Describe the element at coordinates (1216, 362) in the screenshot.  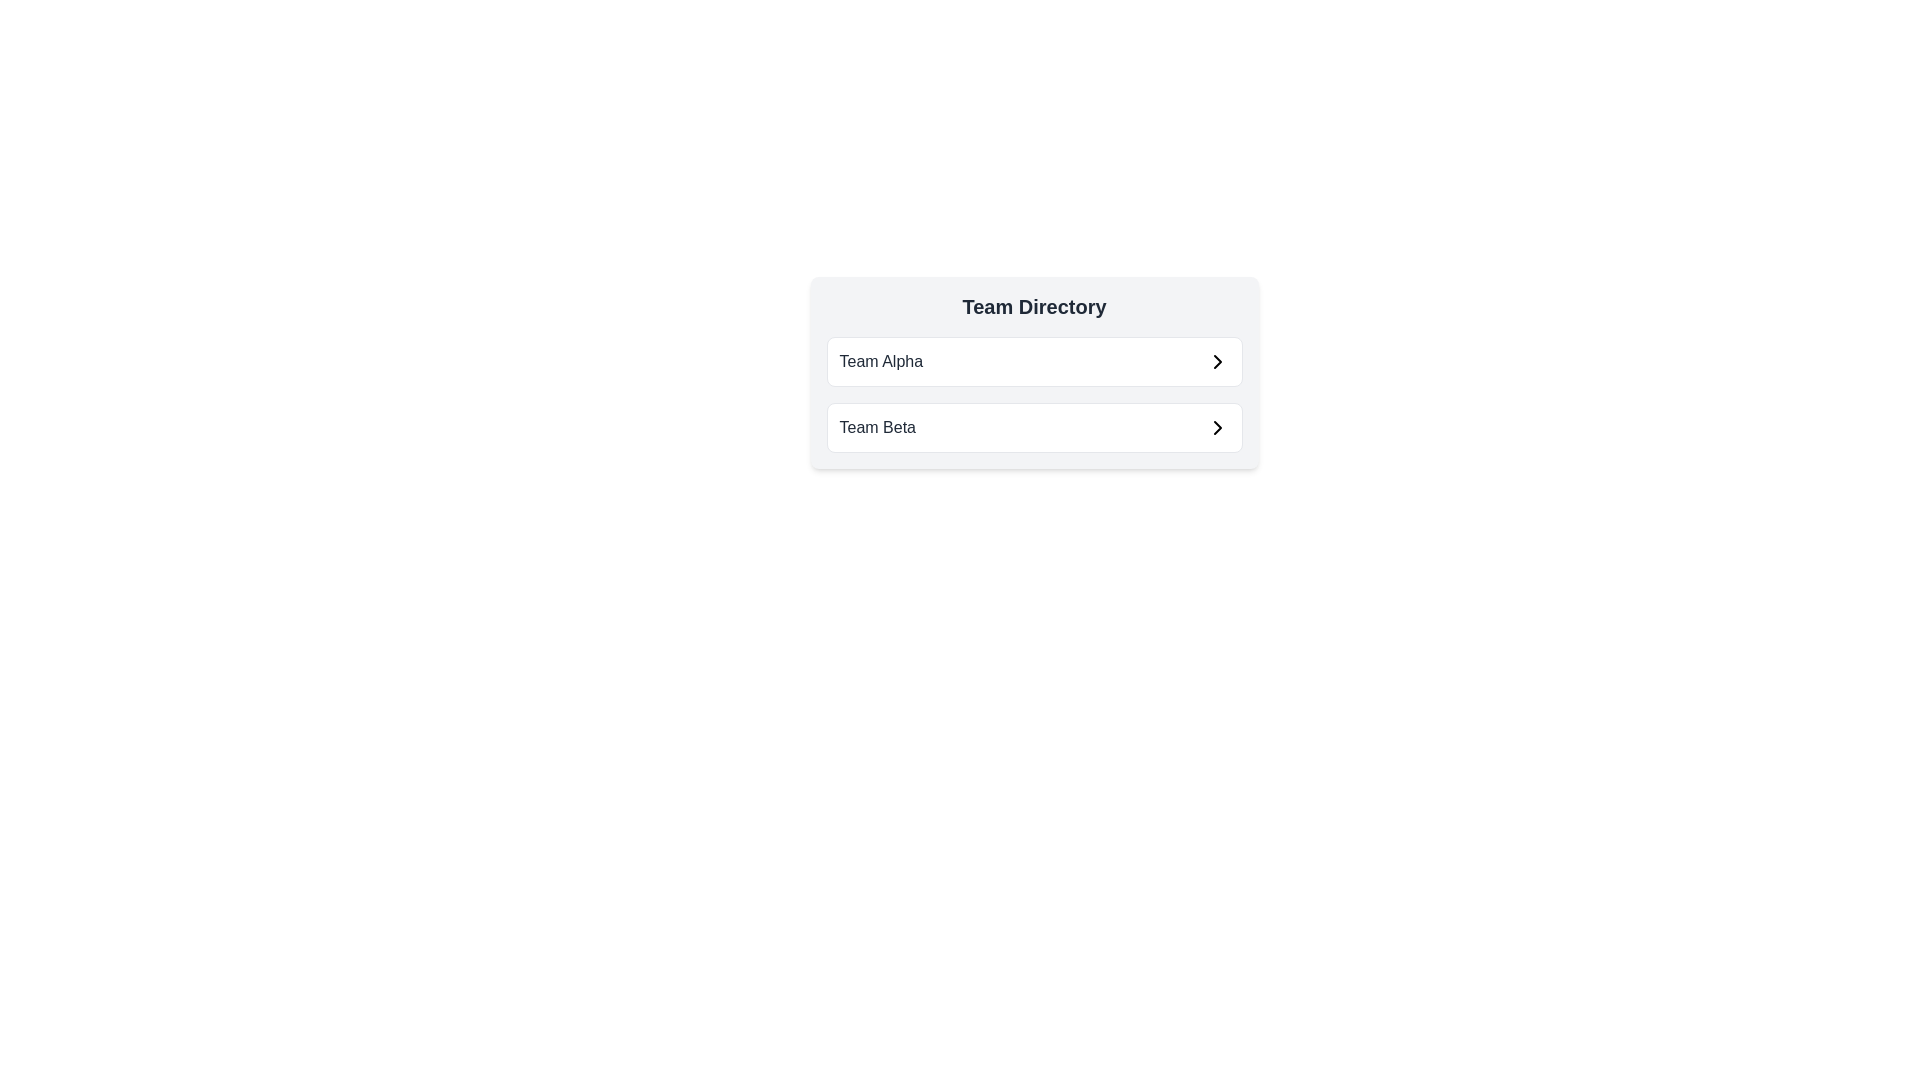
I see `the right-arrow navigation icon for 'Team Alpha'` at that location.